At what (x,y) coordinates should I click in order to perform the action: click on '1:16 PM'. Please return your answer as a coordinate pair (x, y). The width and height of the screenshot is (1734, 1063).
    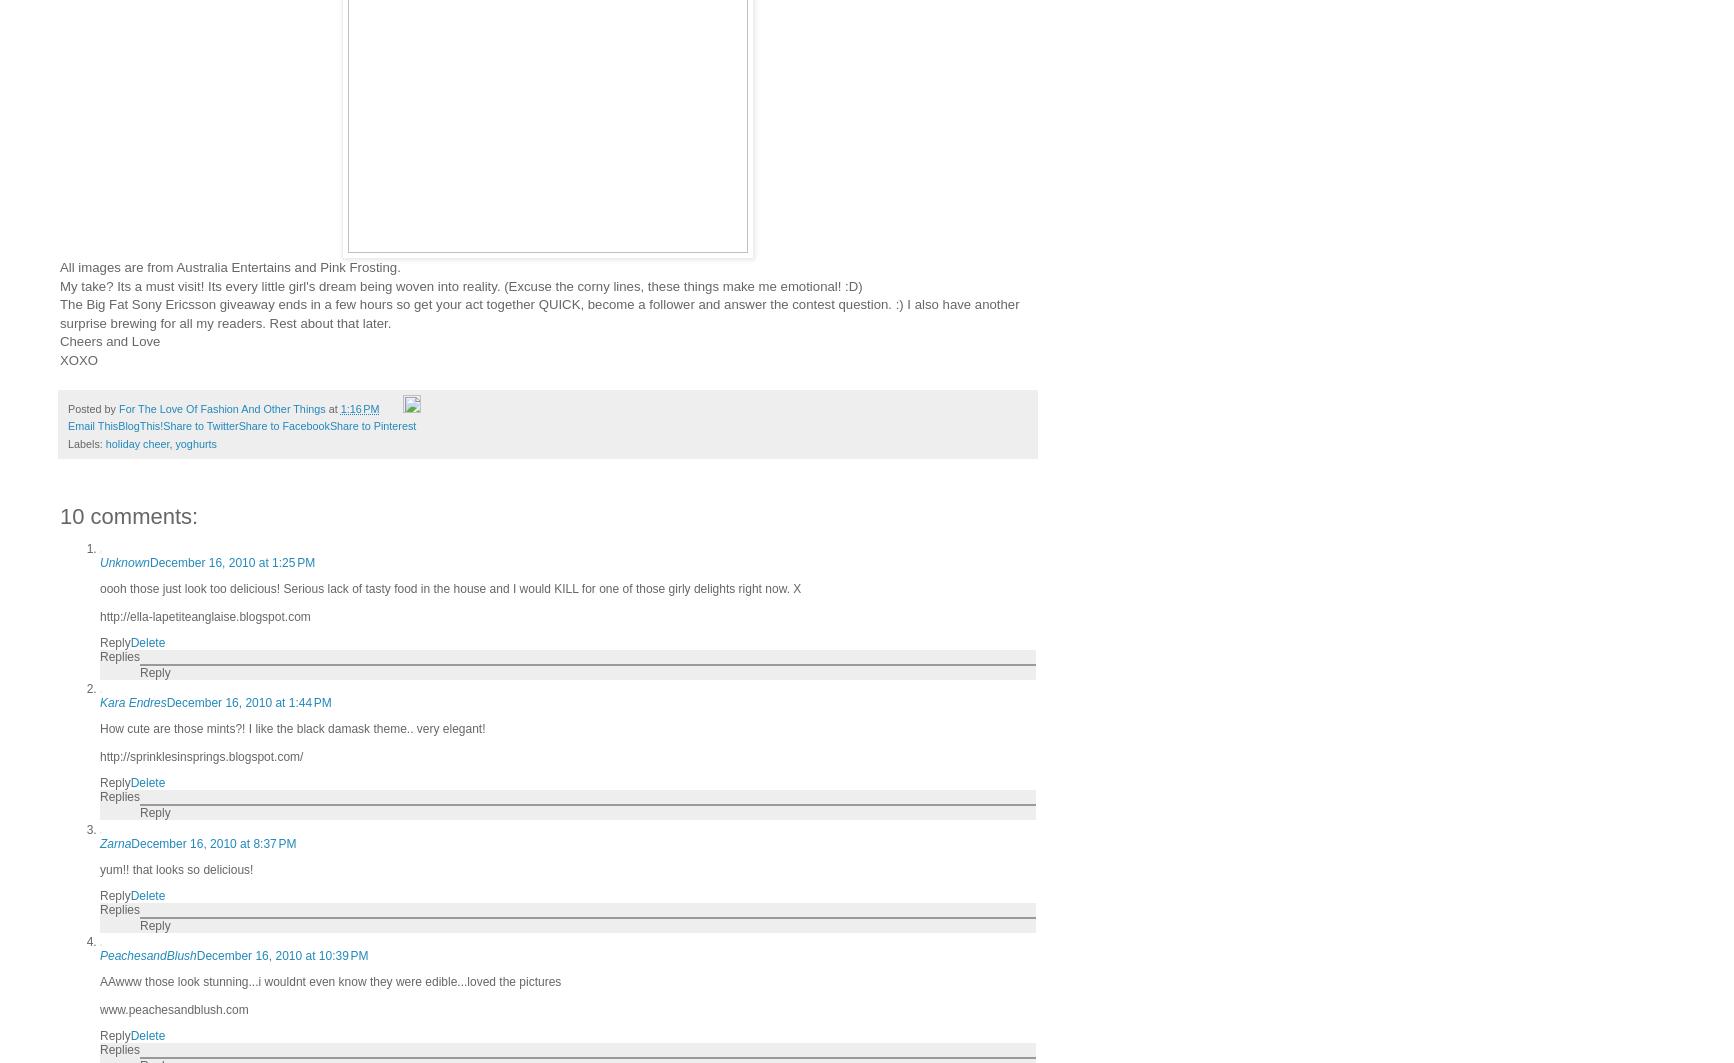
    Looking at the image, I should click on (359, 409).